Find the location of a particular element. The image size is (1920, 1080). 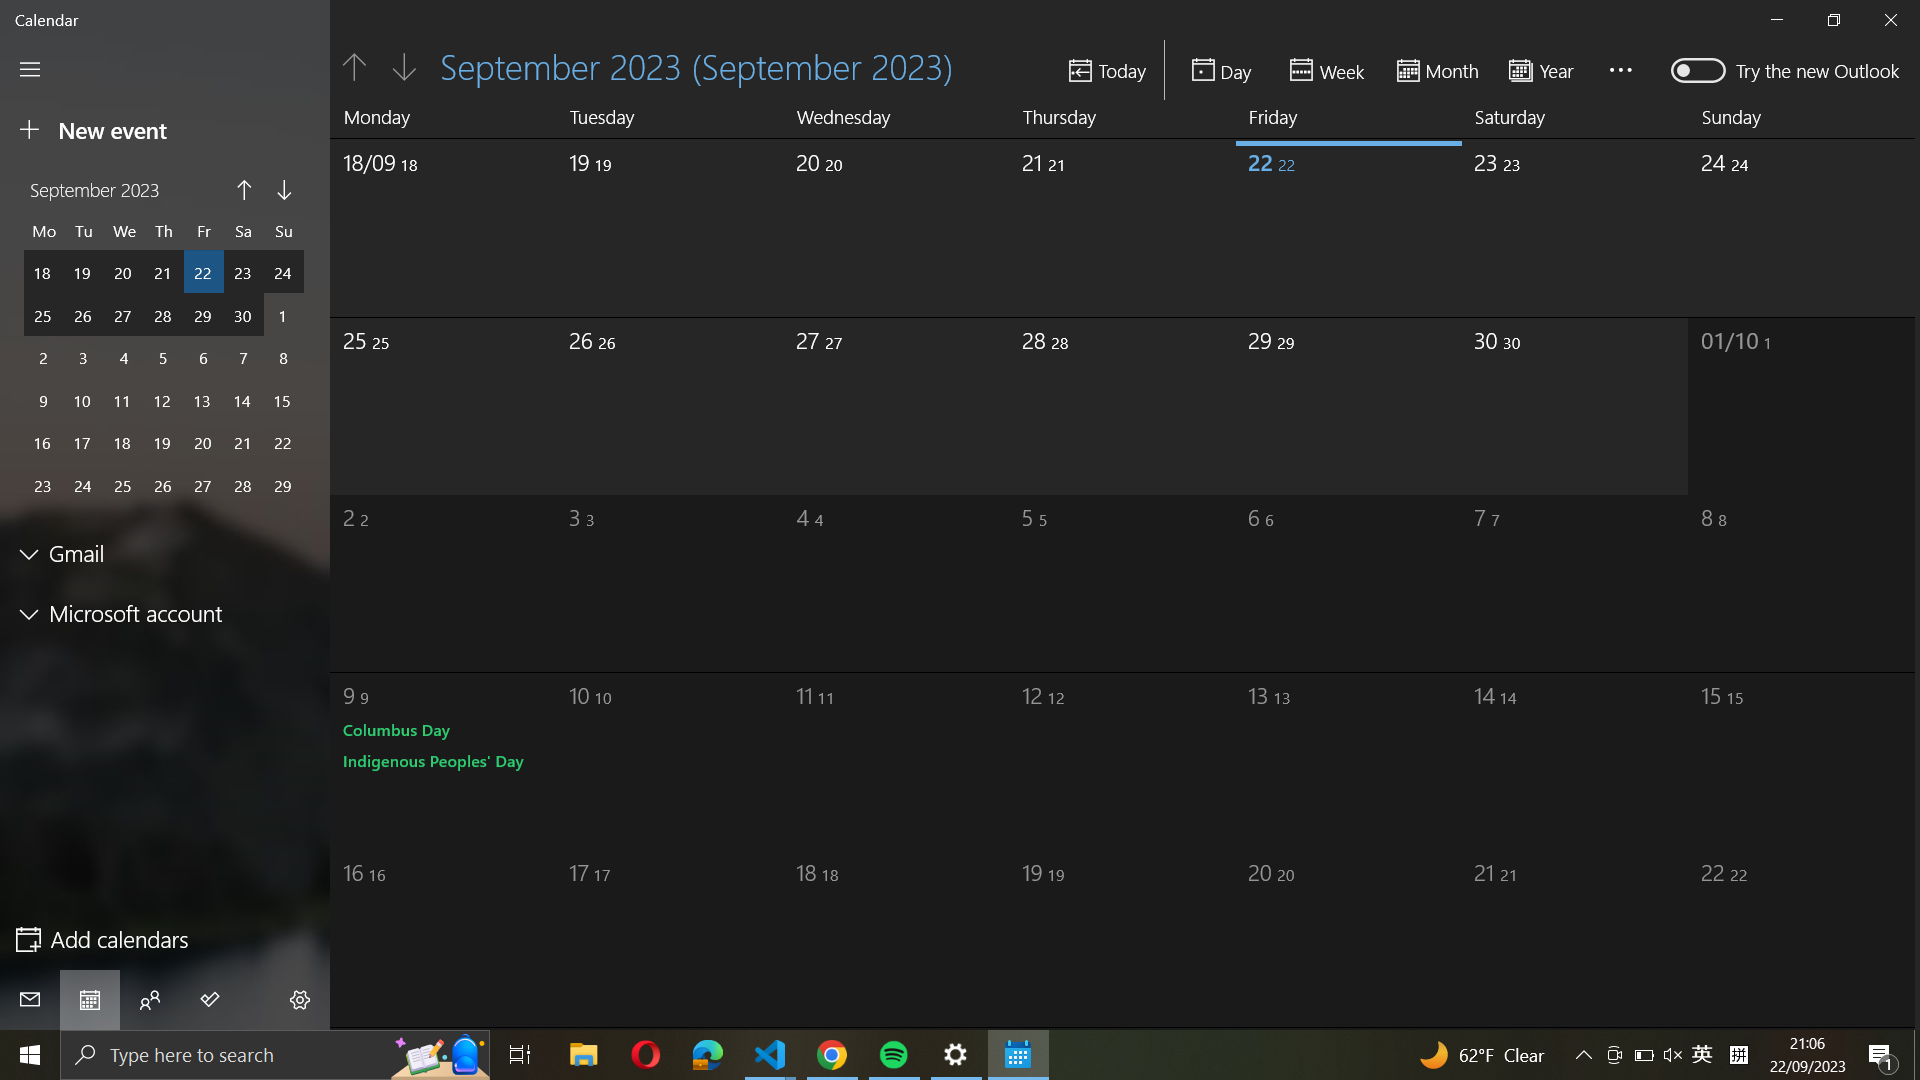

October 13th is located at coordinates (1320, 753).